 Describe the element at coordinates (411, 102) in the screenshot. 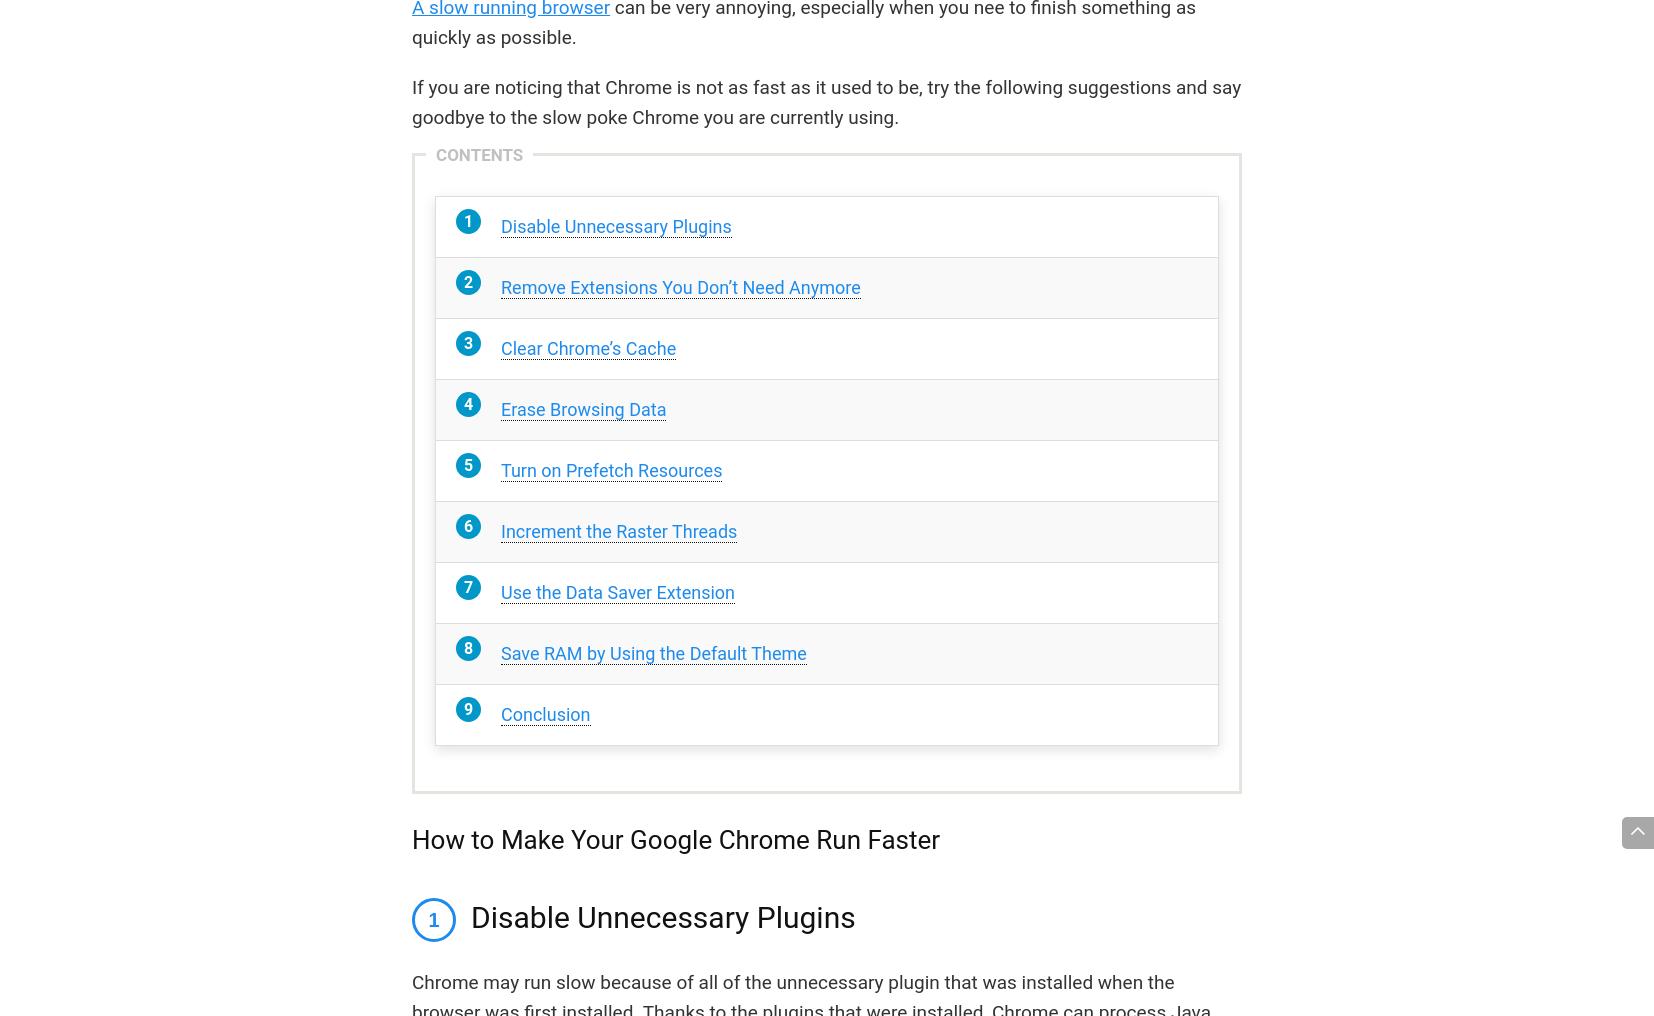

I see `'If you are noticing that Chrome is not as fast as it used to be, try the following suggestions and say goodbye to the slow poke Chrome you are currently using.'` at that location.